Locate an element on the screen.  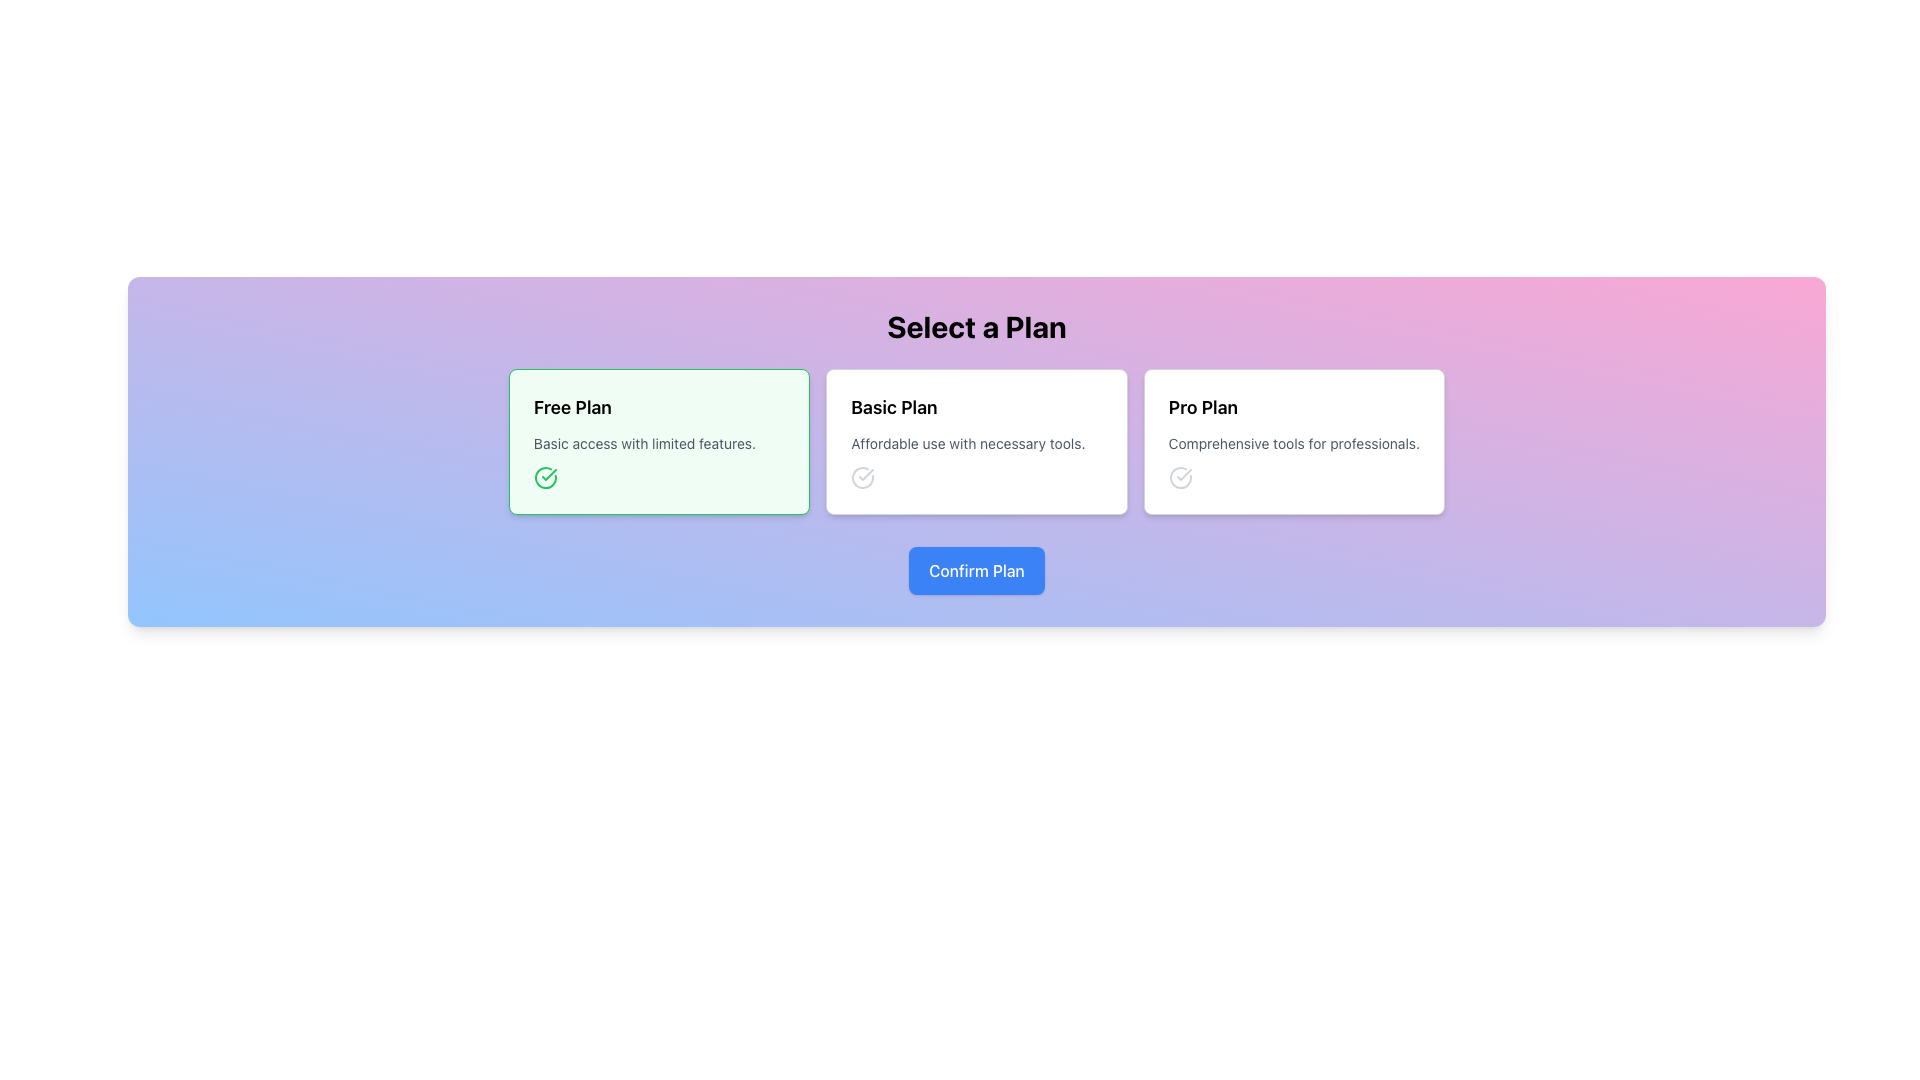
the 'Basic Plan' text label, which is styled with a larger, bold font and positioned at the top of the card describing the plan option is located at coordinates (893, 407).